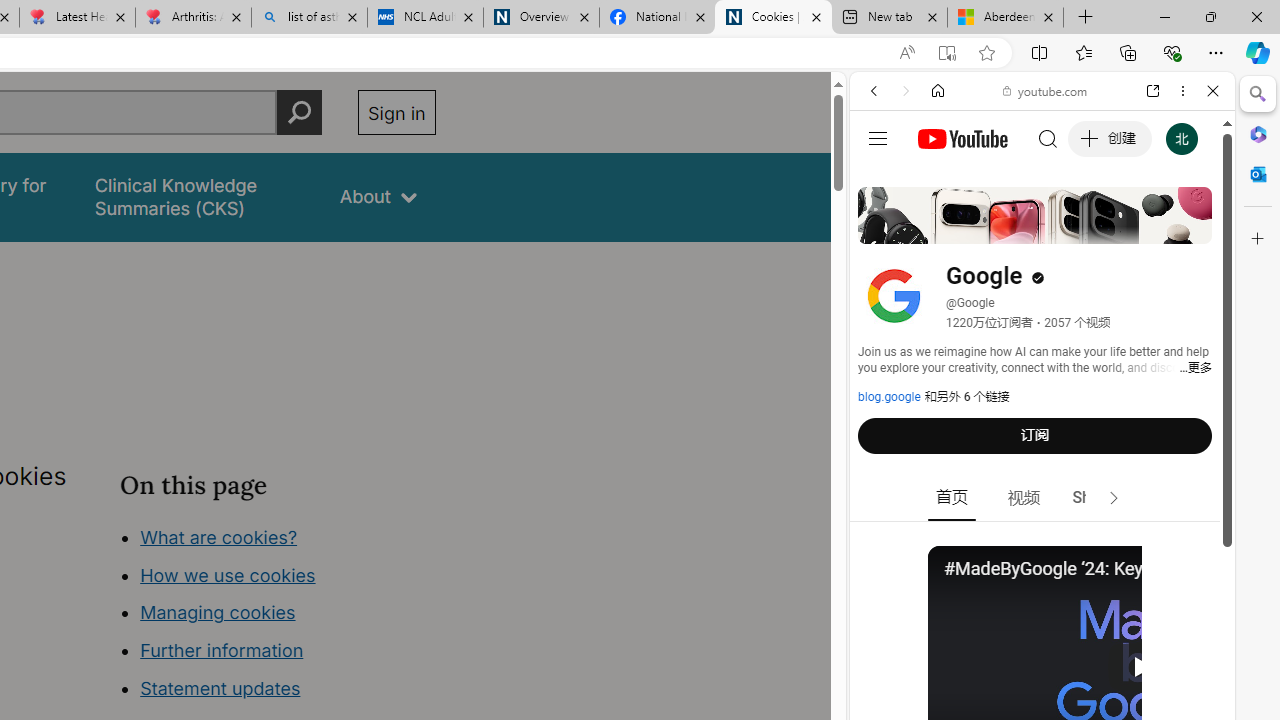  Describe the element at coordinates (298, 112) in the screenshot. I see `'Perform search'` at that location.